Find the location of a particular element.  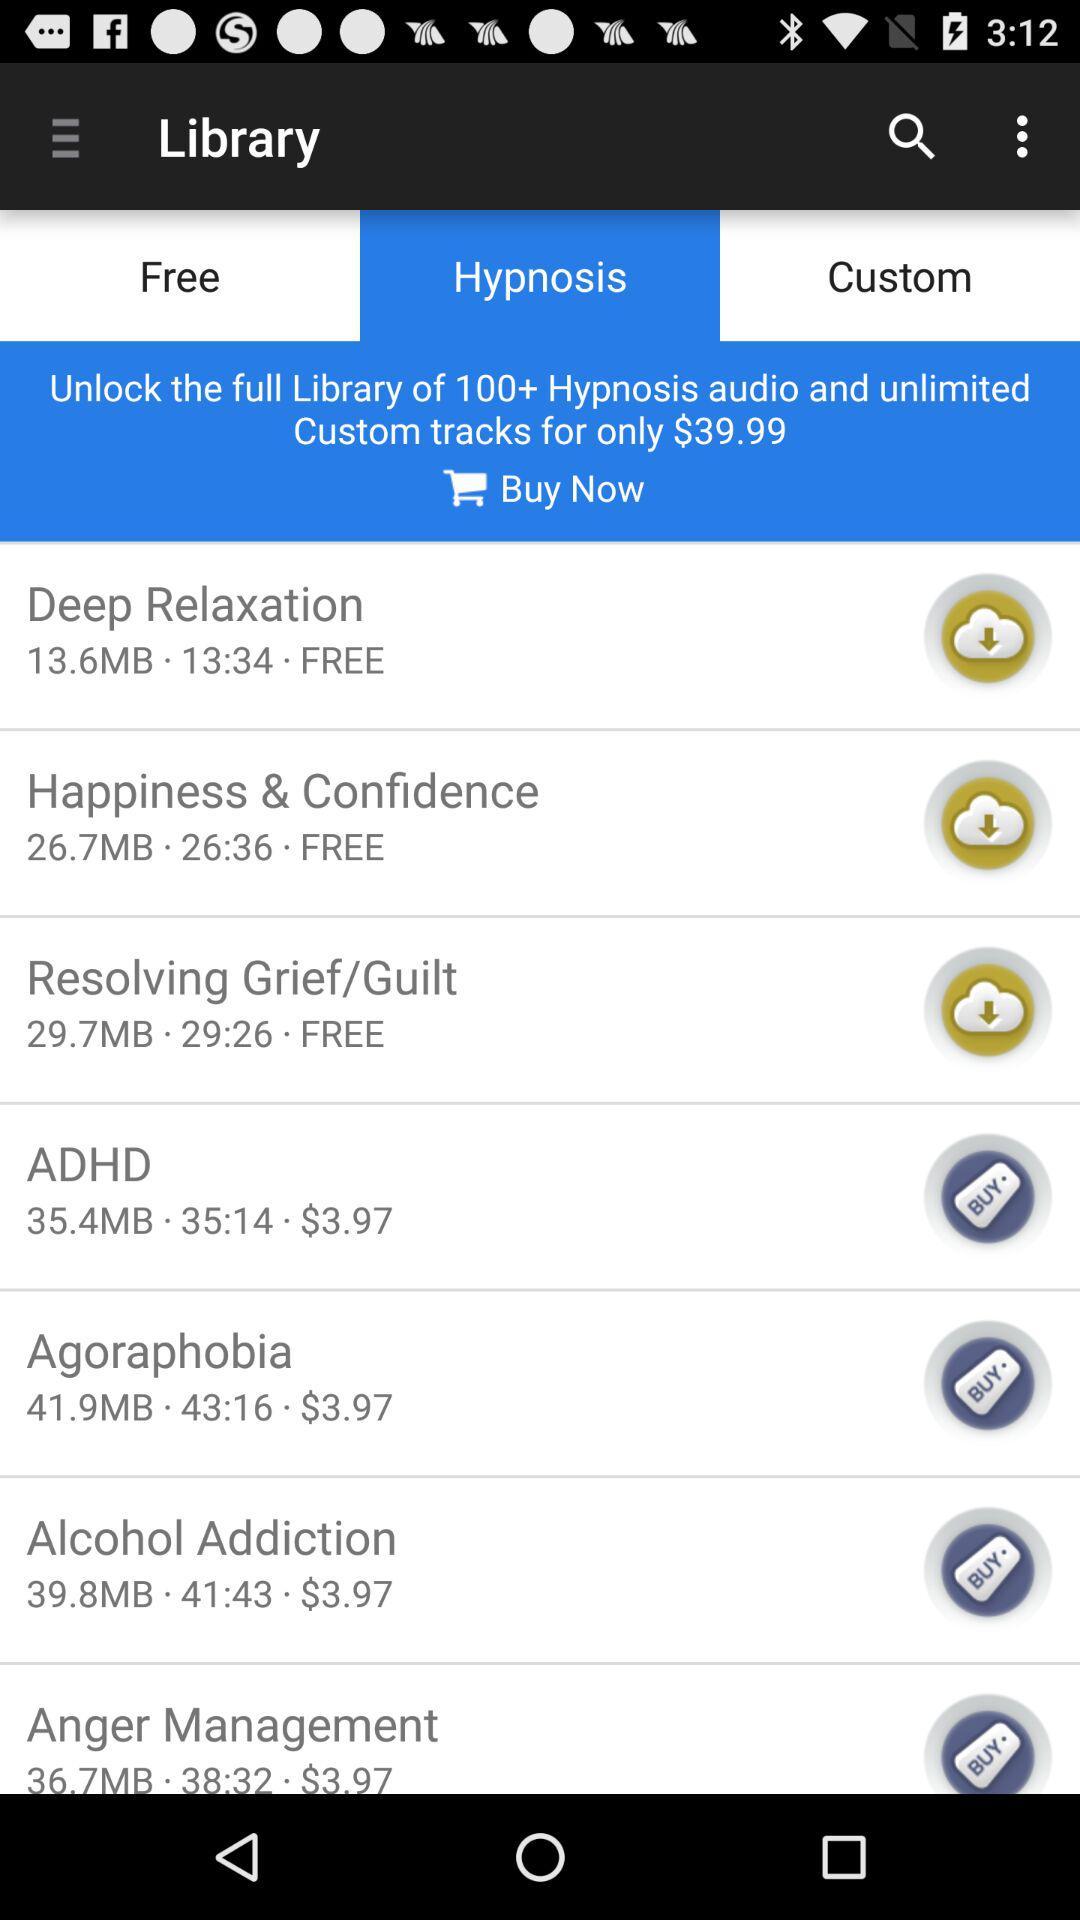

item below 35 4mb 35 icon is located at coordinates (461, 1349).